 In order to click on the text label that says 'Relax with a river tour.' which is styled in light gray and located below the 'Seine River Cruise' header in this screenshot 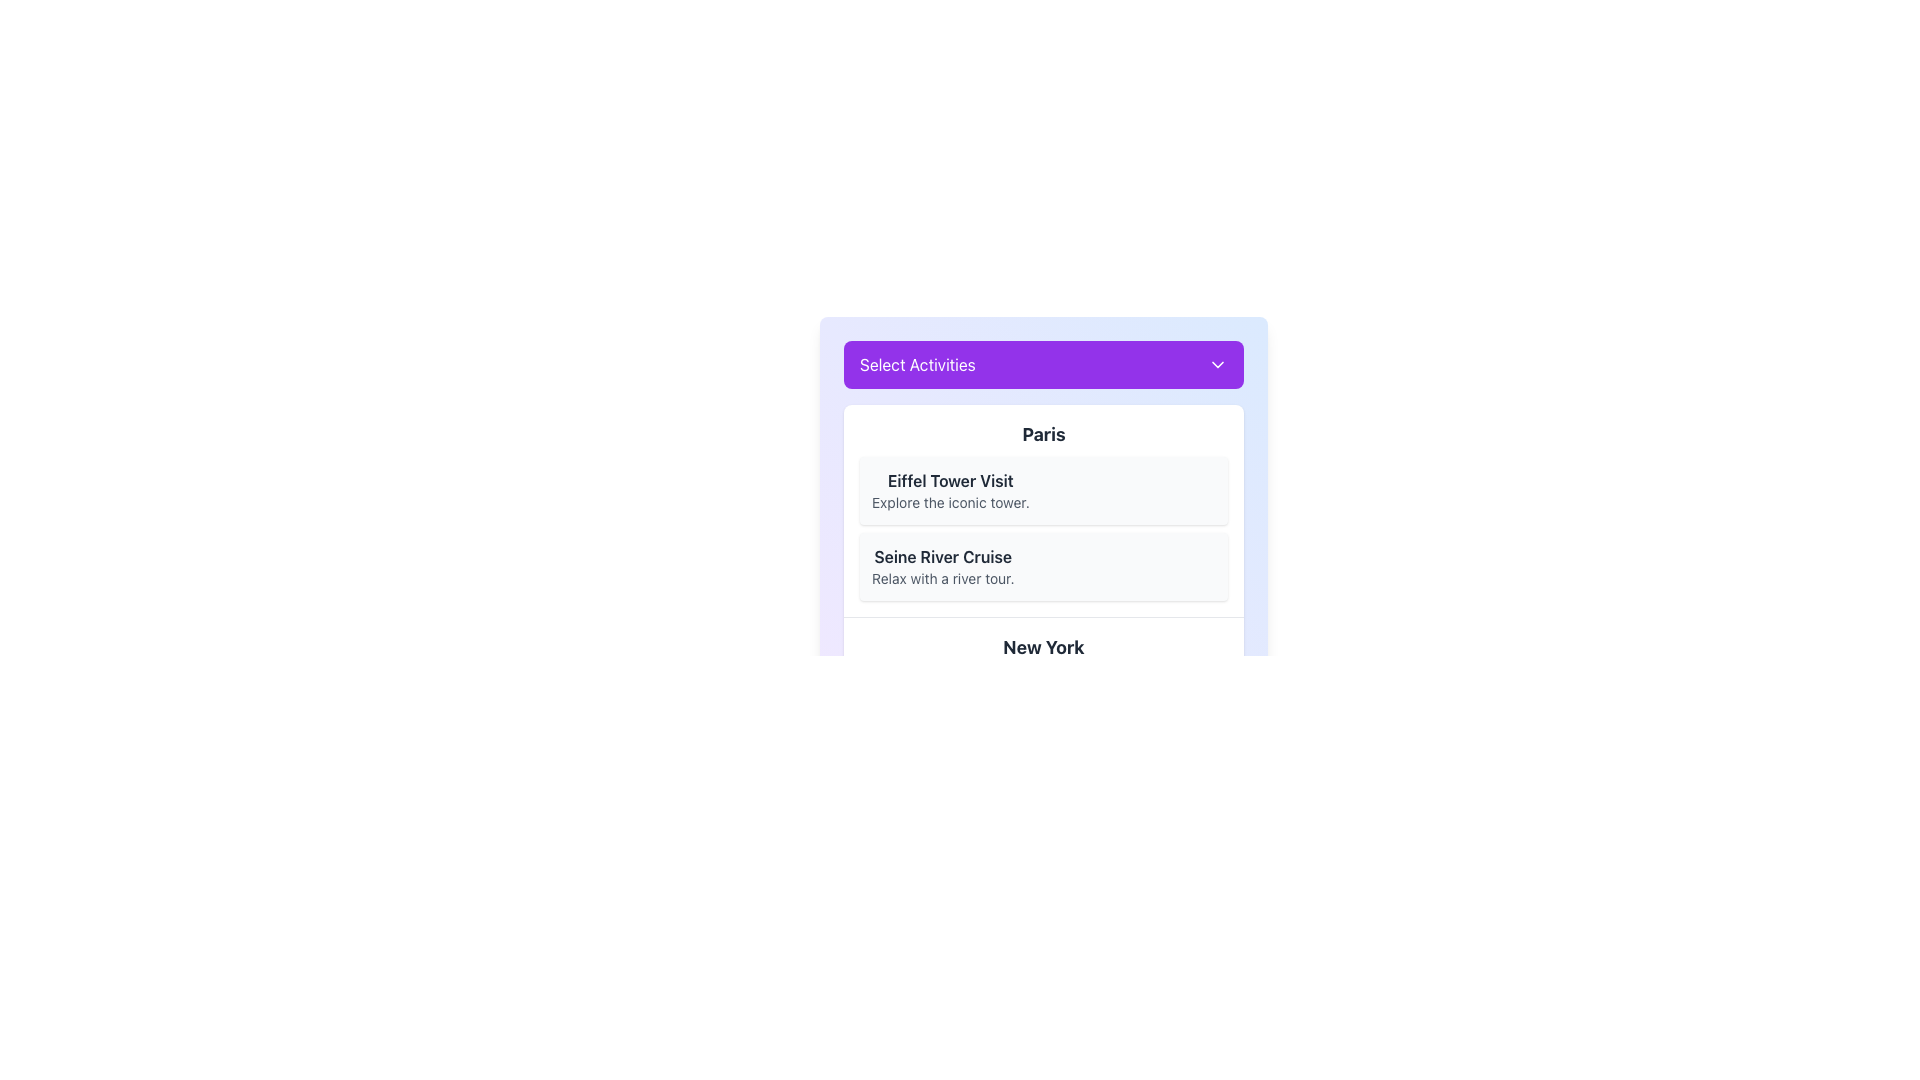, I will do `click(942, 578)`.